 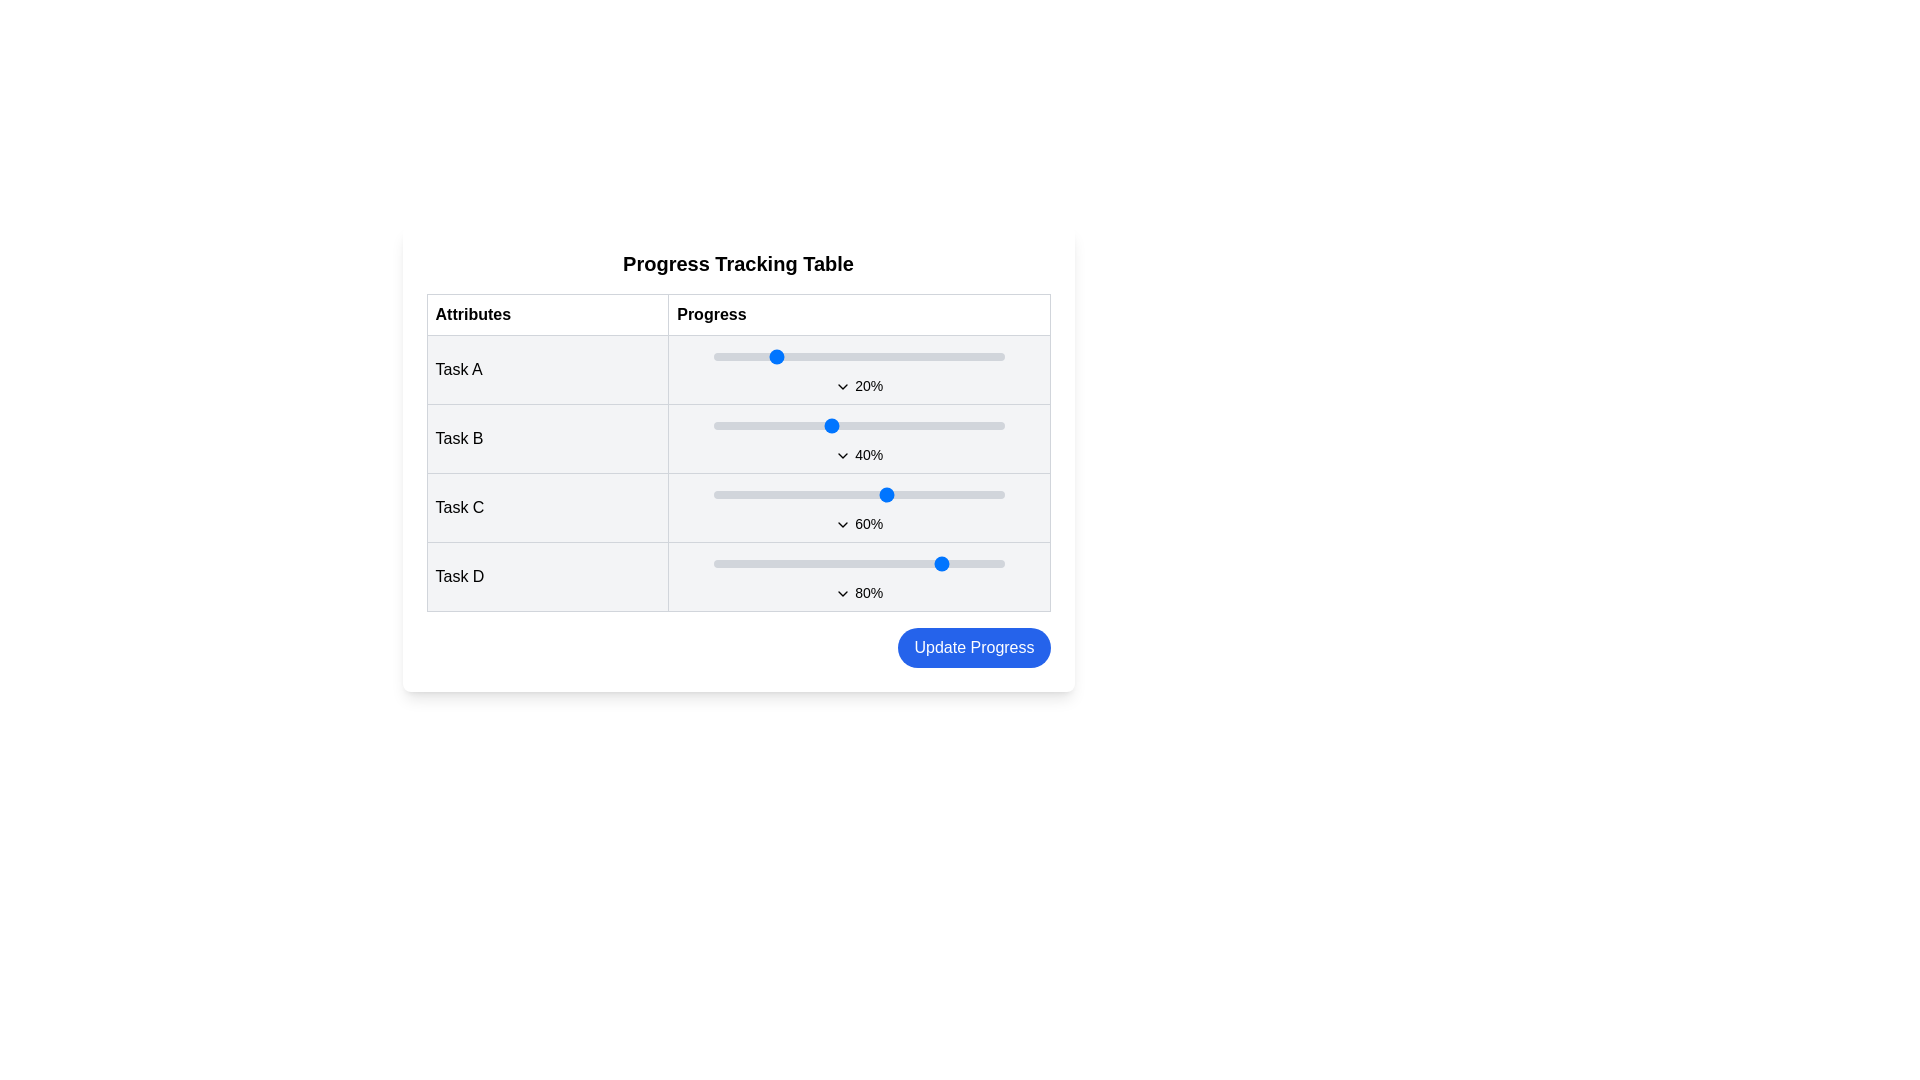 I want to click on the progress of Task A, so click(x=787, y=356).